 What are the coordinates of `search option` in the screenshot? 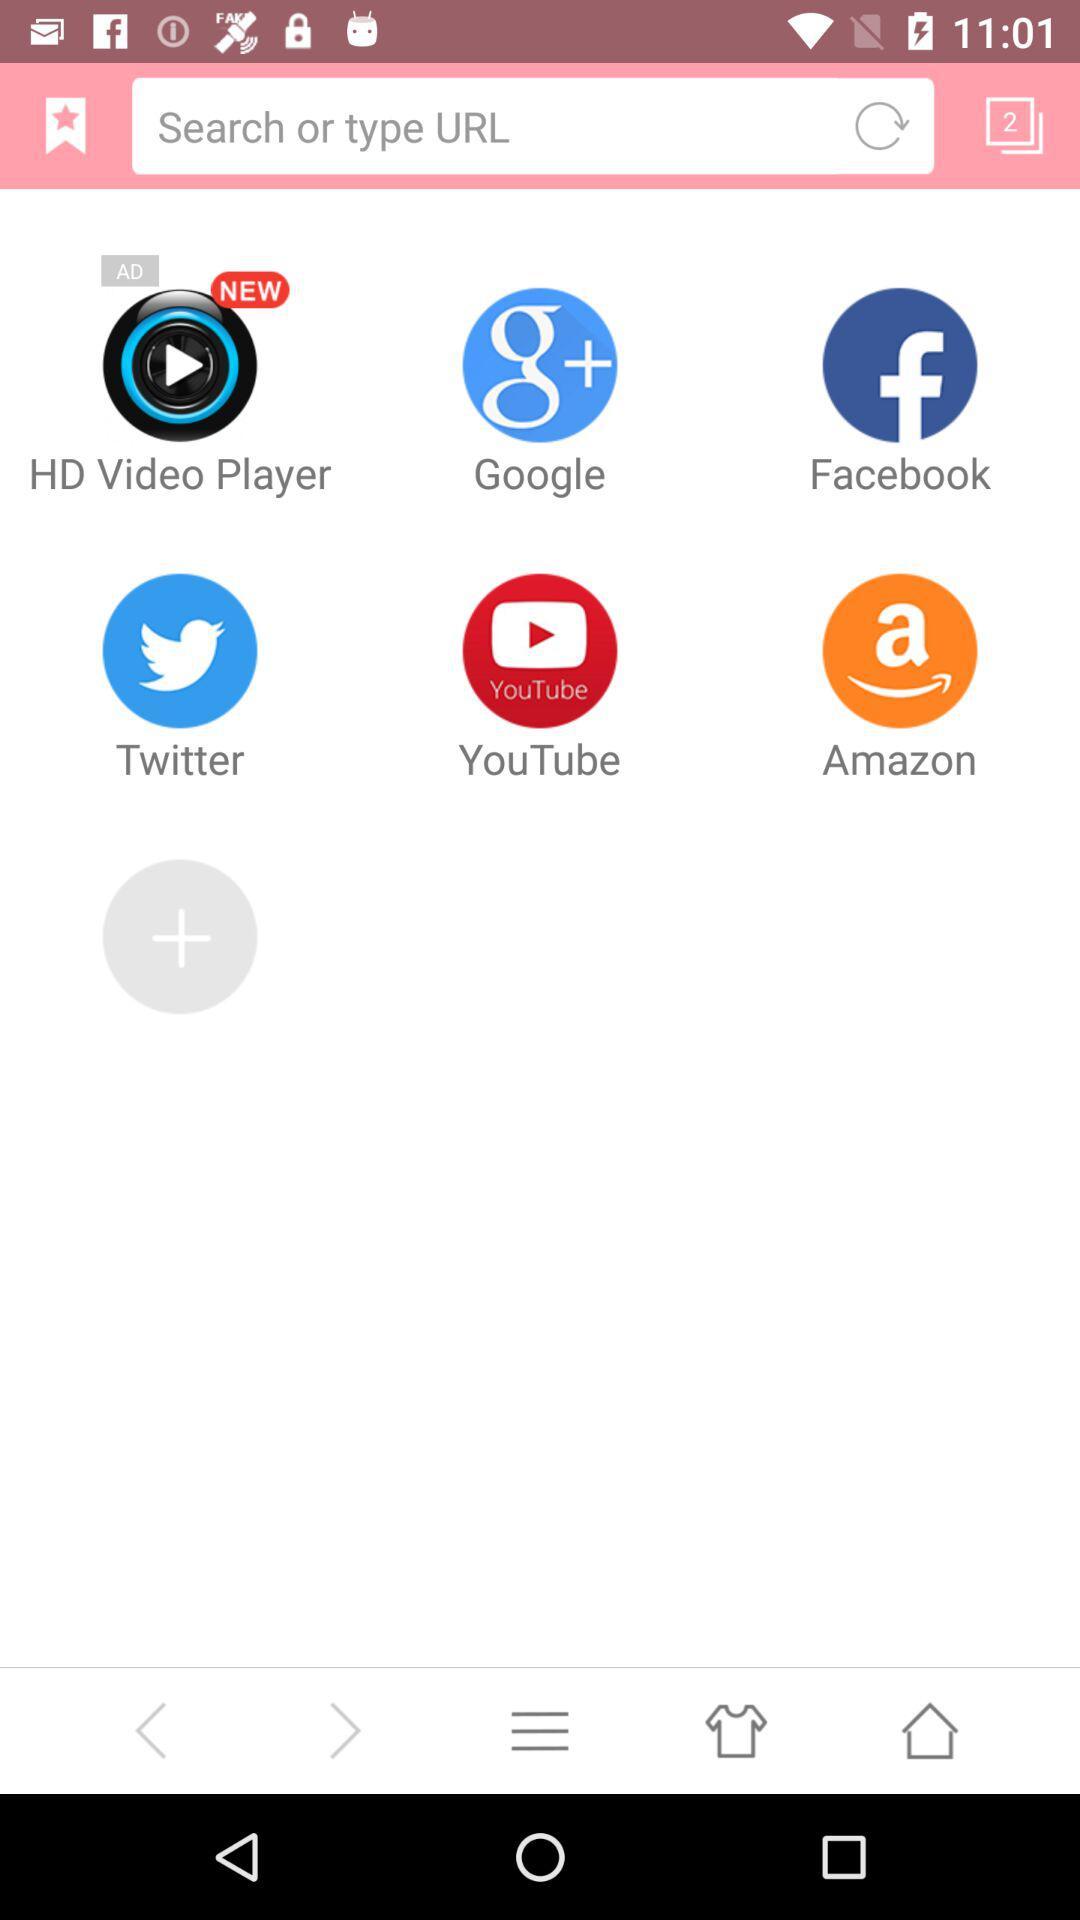 It's located at (487, 124).